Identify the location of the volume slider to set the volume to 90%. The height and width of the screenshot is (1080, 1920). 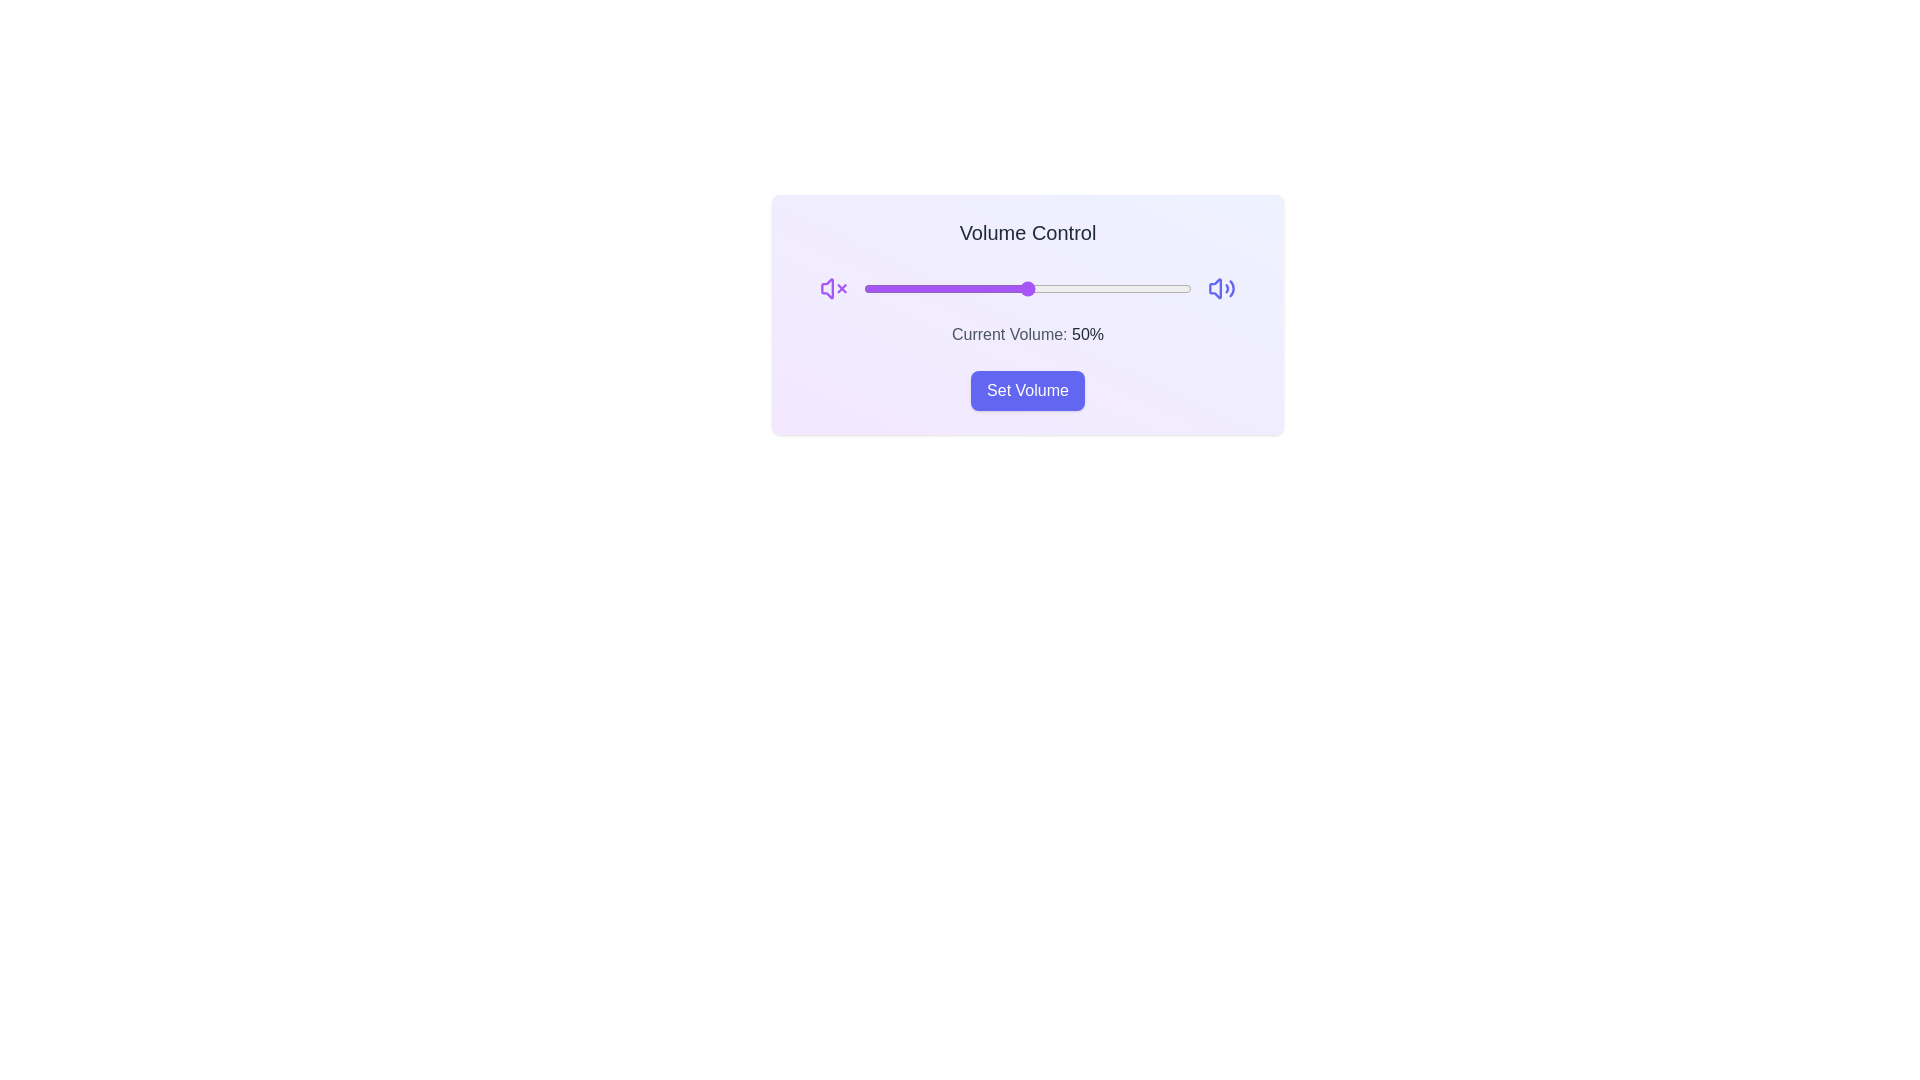
(1158, 289).